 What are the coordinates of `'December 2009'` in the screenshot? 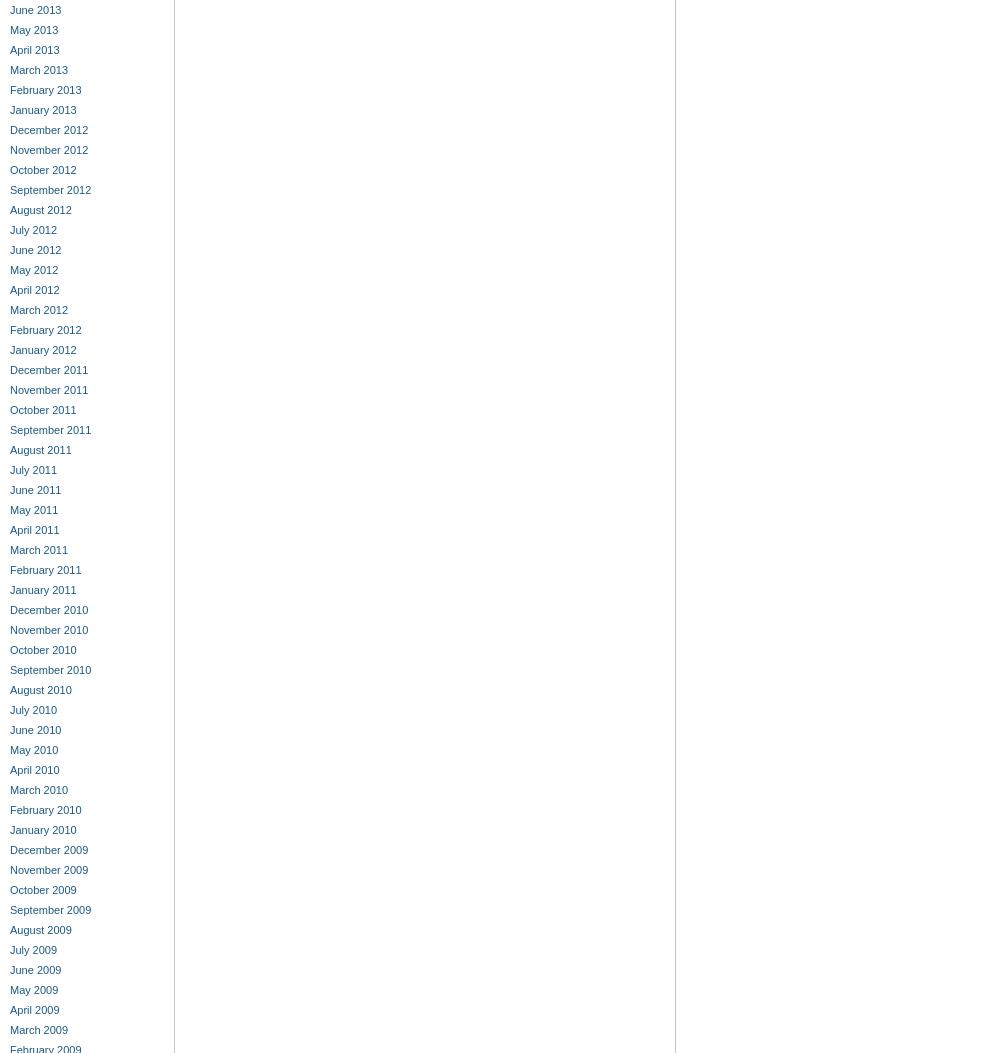 It's located at (48, 848).